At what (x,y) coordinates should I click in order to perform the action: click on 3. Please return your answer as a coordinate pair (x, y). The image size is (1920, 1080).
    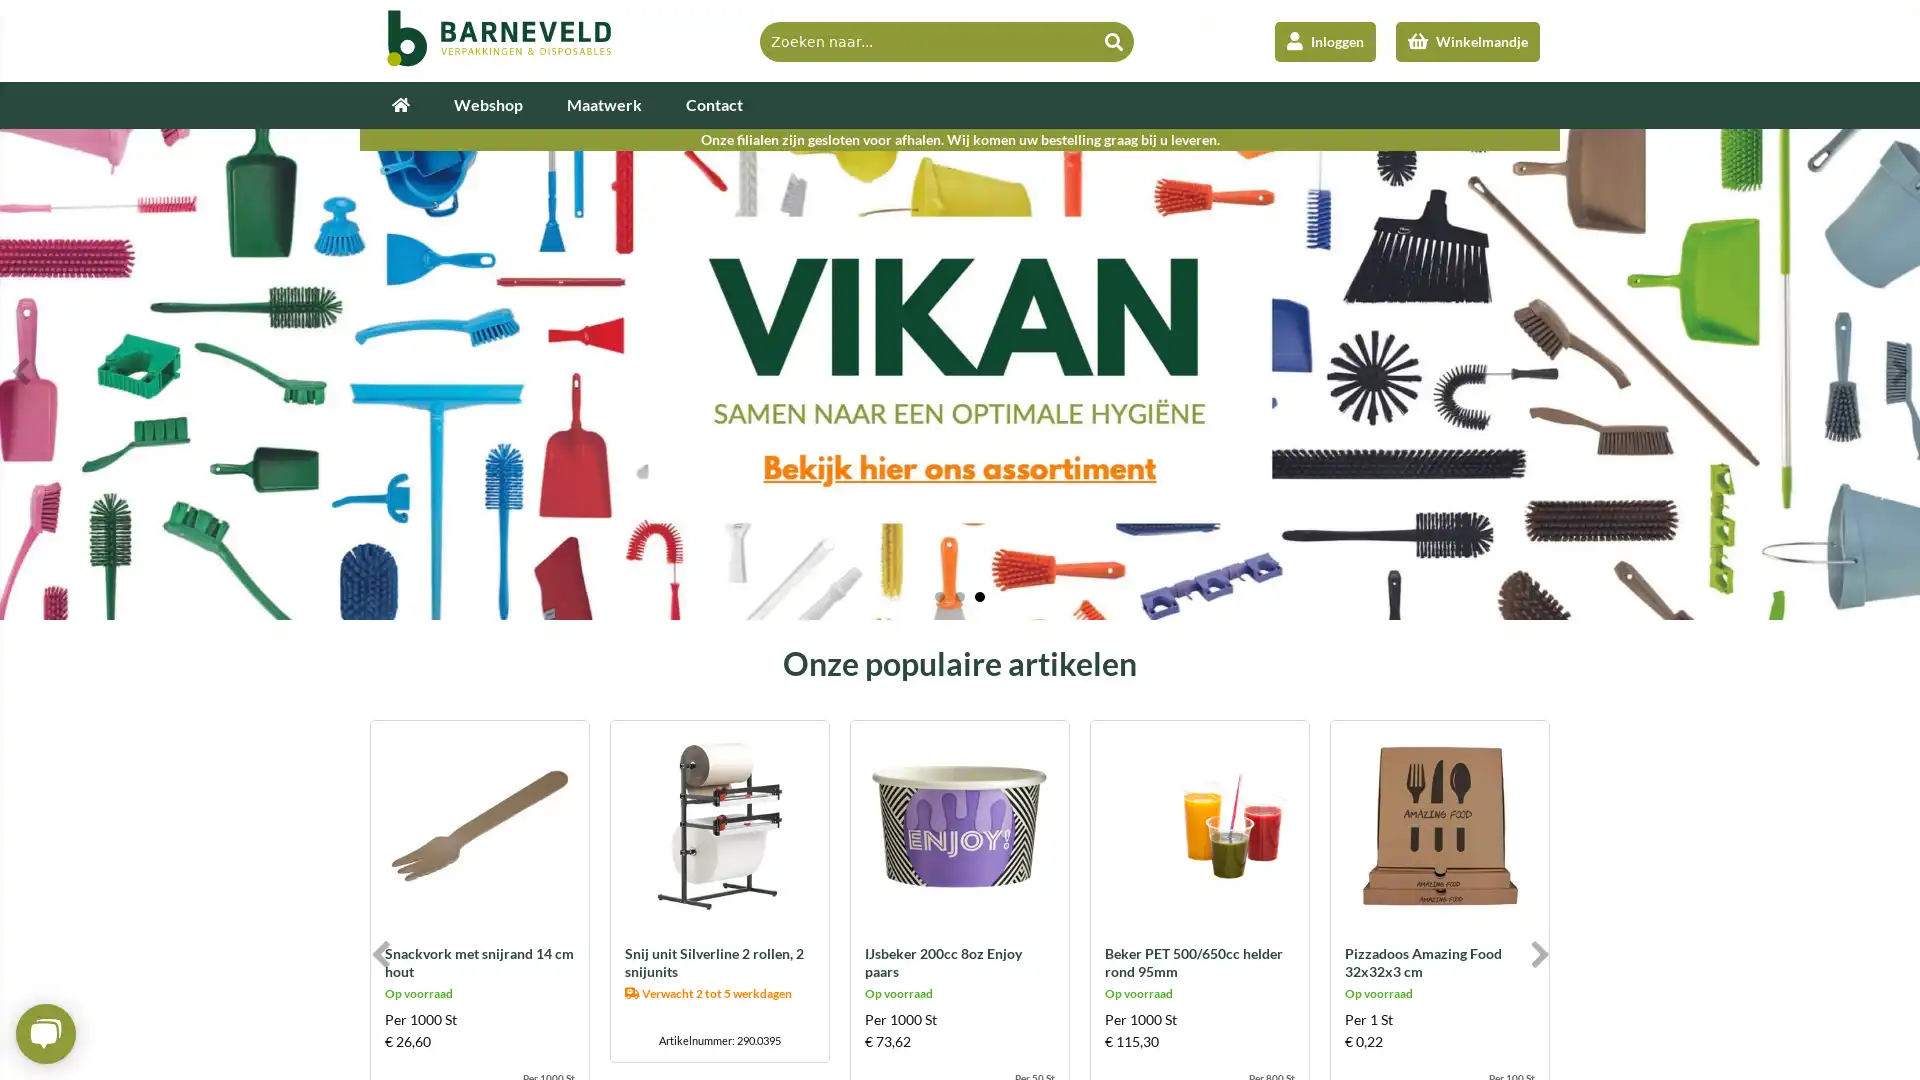
    Looking at the image, I should click on (979, 596).